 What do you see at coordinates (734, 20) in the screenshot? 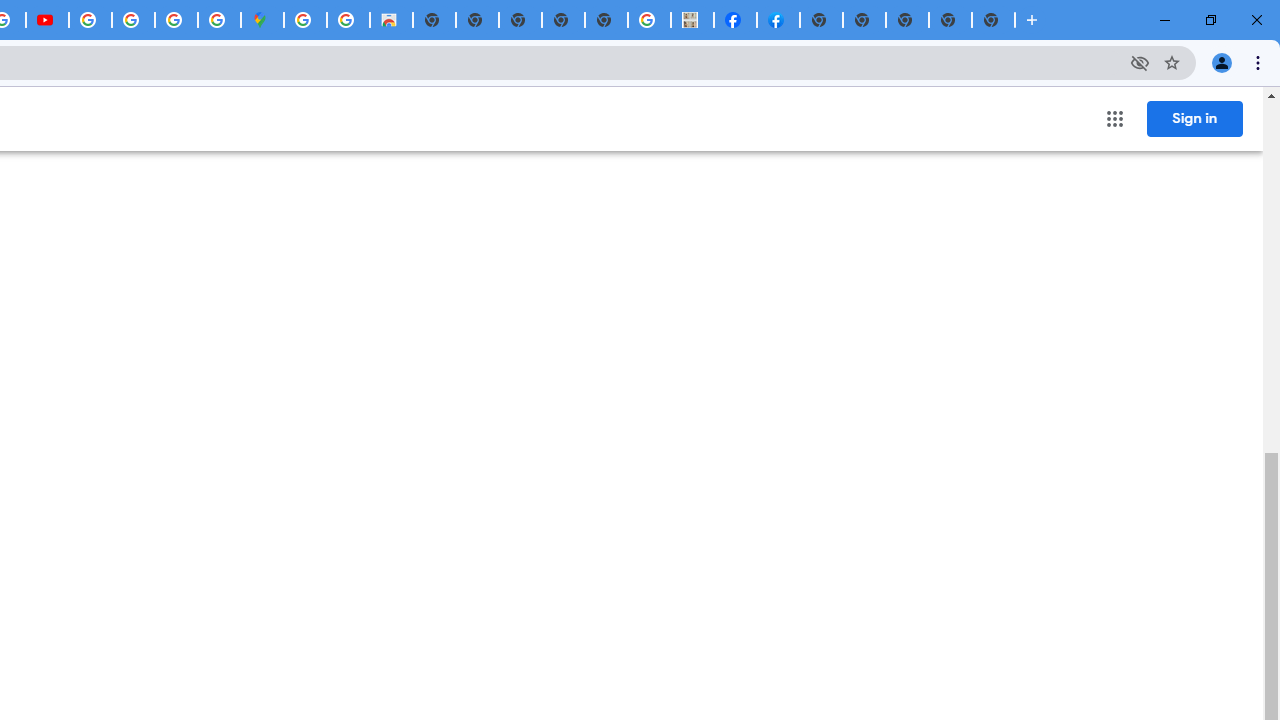
I see `'Miley Cyrus | Facebook'` at bounding box center [734, 20].